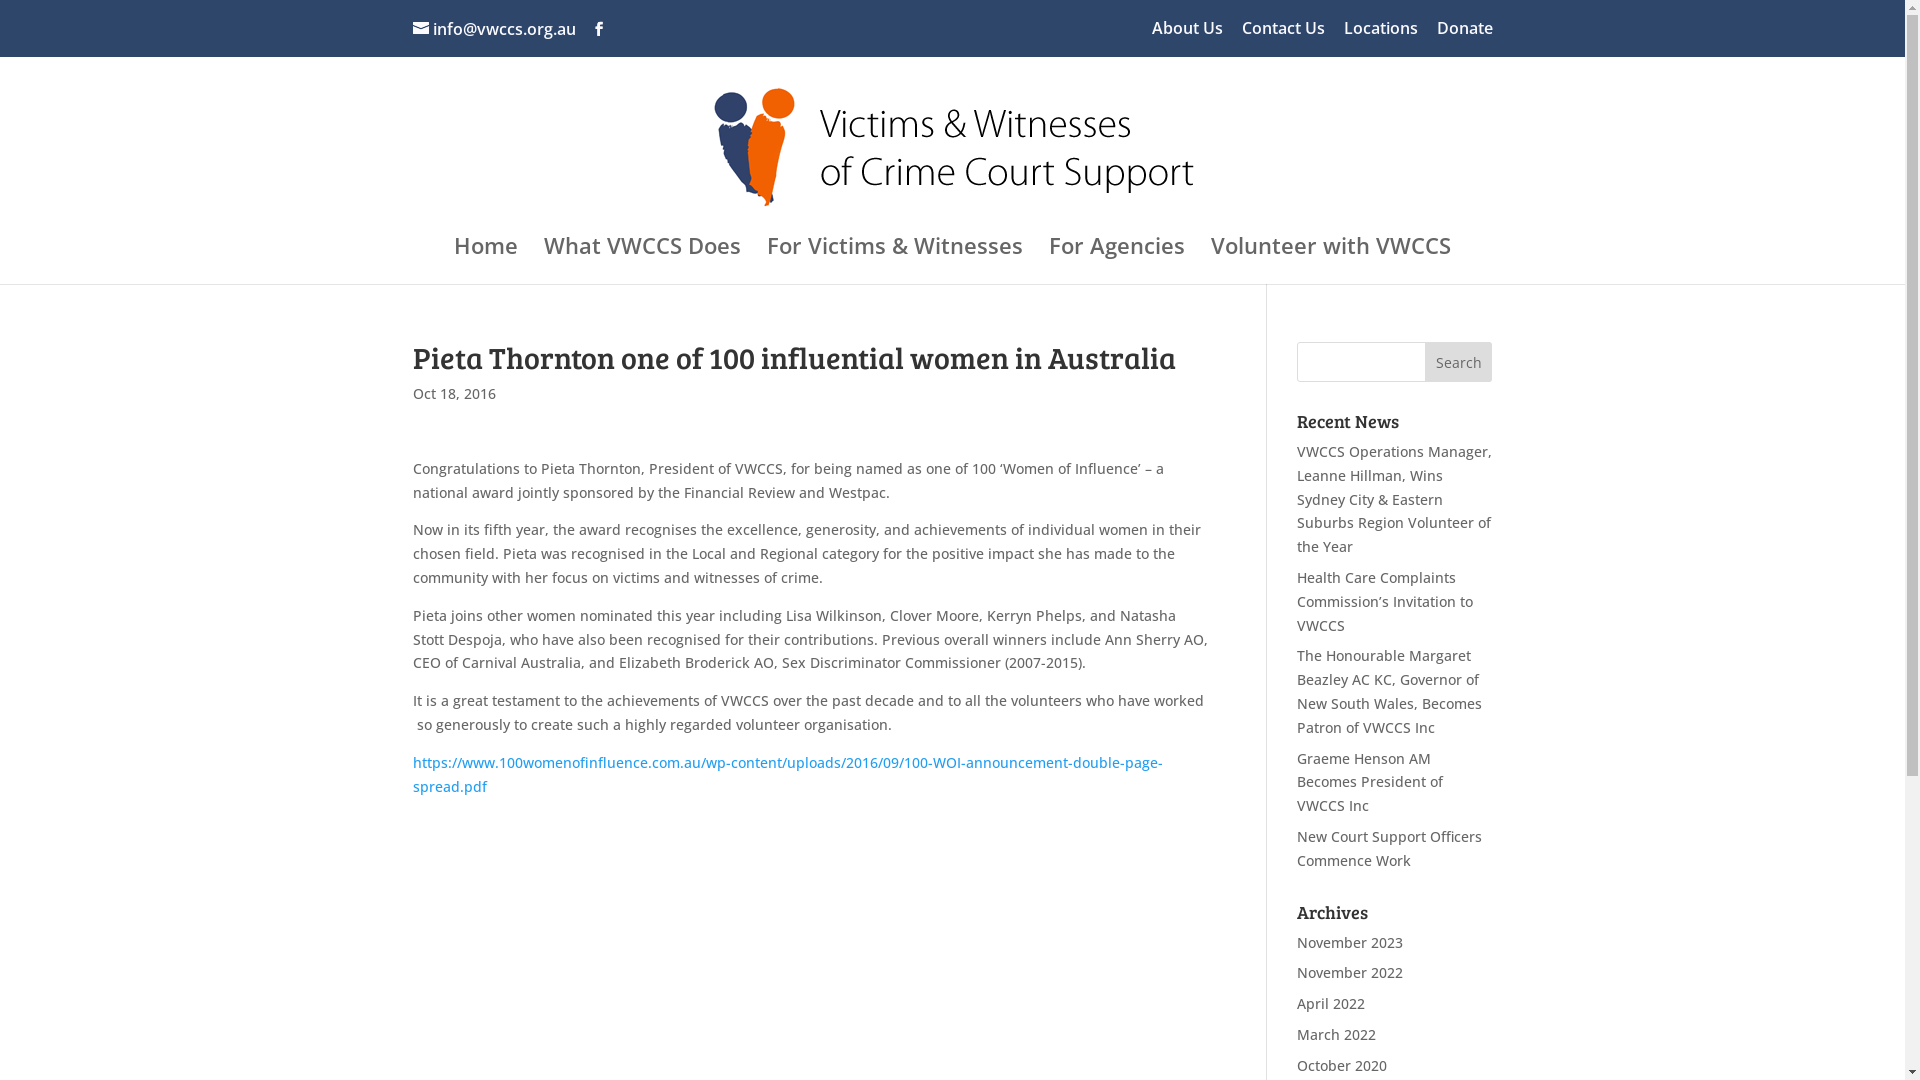 This screenshot has height=1080, width=1920. What do you see at coordinates (1459, 362) in the screenshot?
I see `'Search'` at bounding box center [1459, 362].